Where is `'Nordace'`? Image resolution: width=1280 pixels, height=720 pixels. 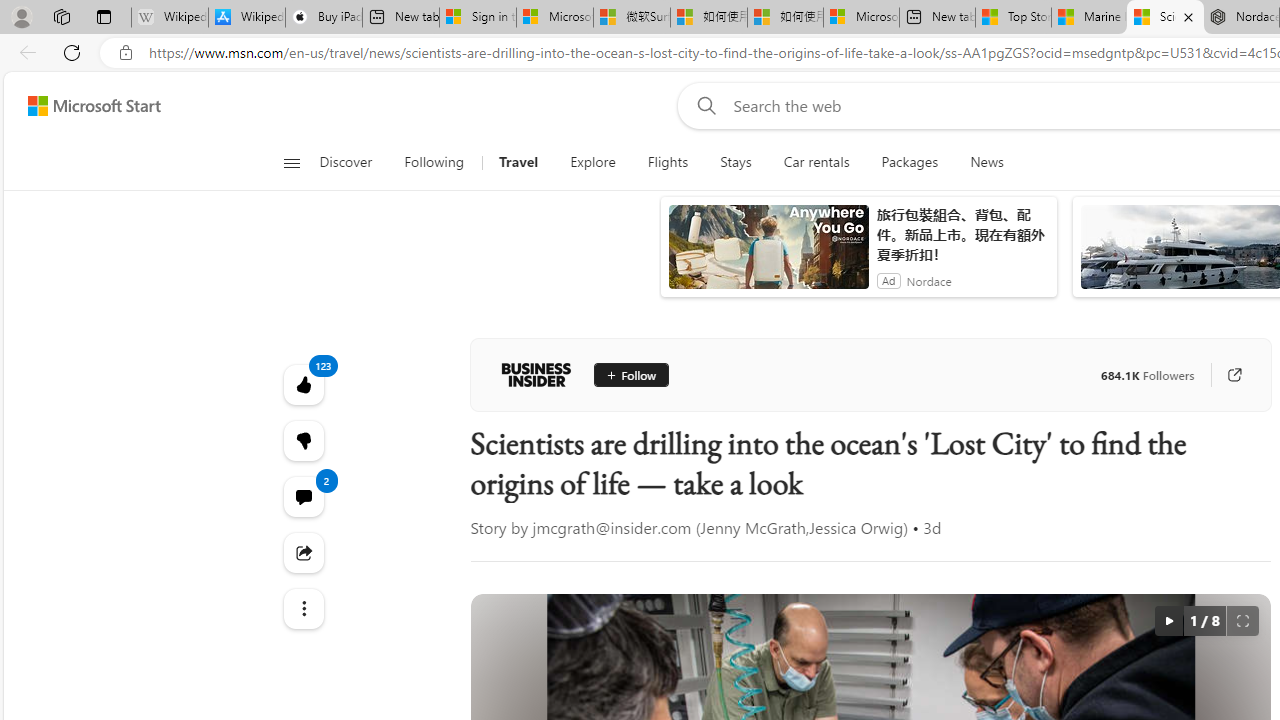 'Nordace' is located at coordinates (928, 280).